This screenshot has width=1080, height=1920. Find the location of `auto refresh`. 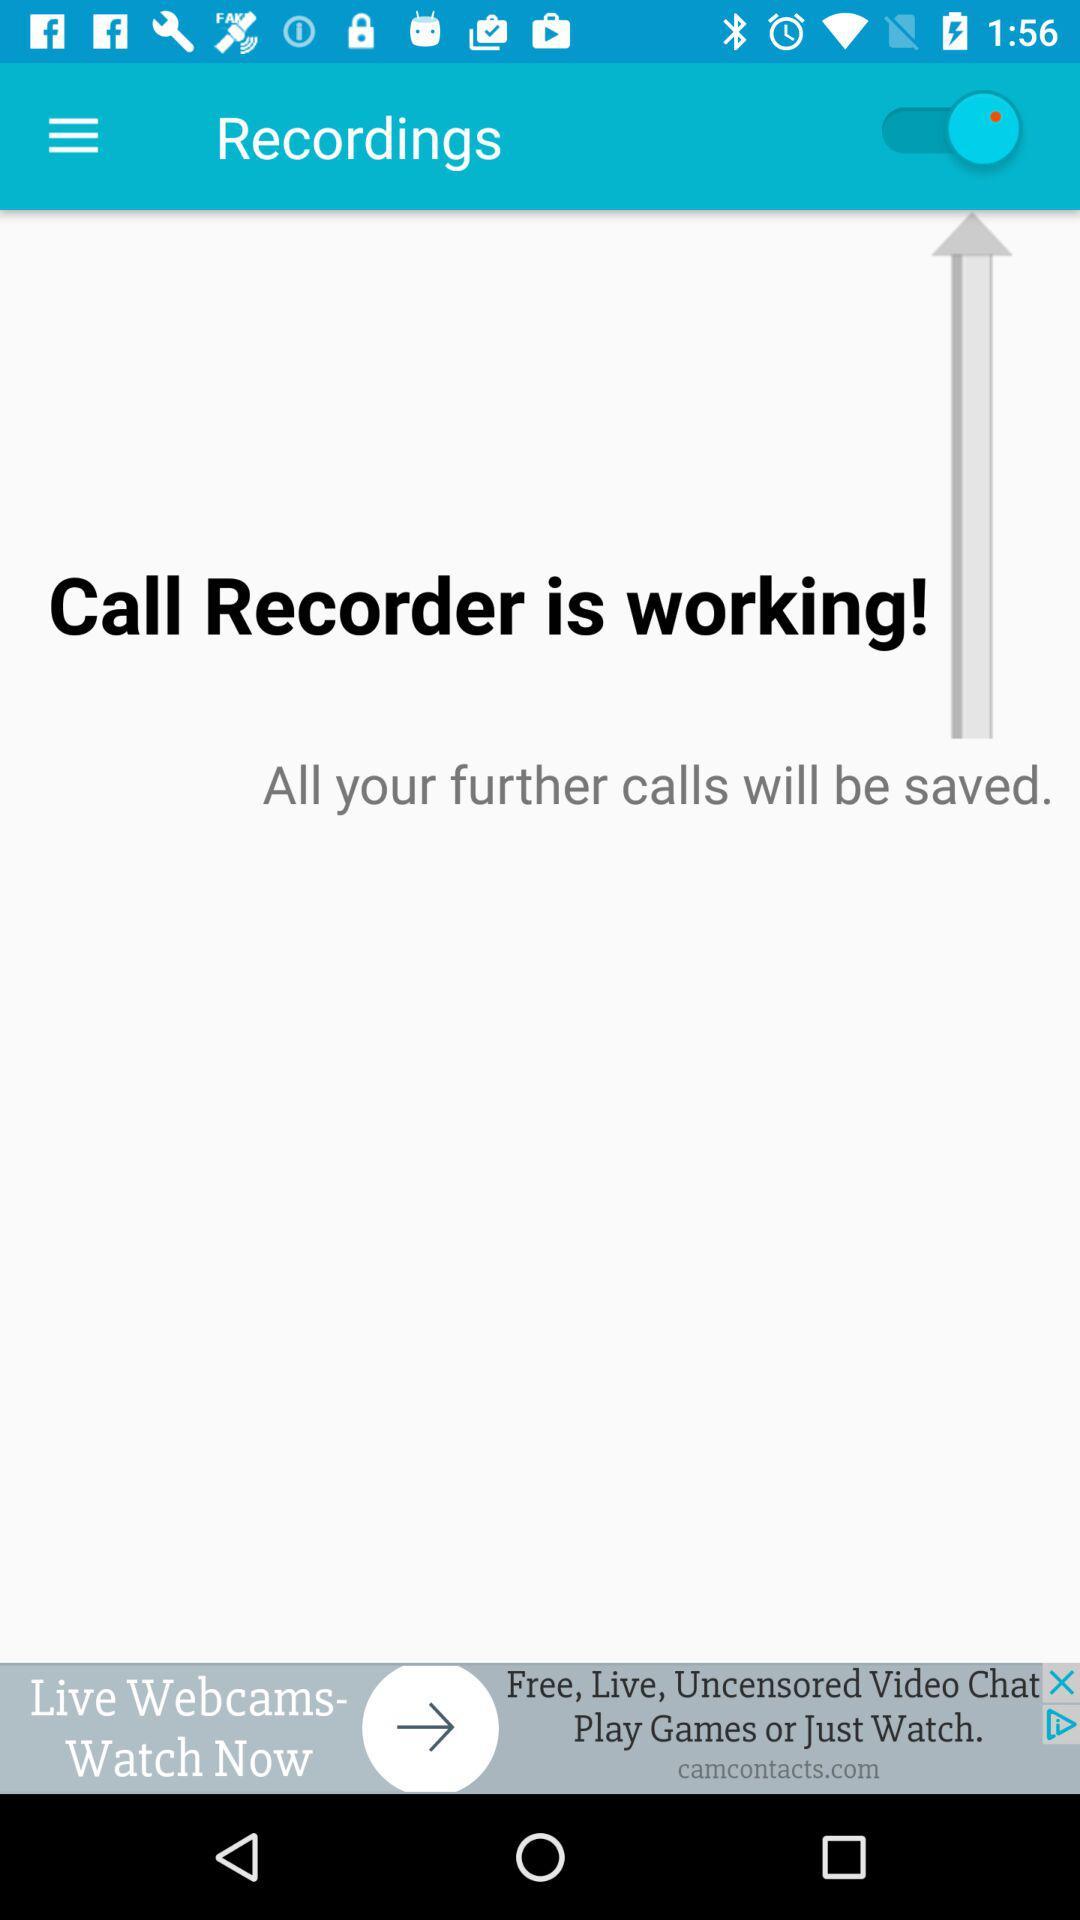

auto refresh is located at coordinates (948, 135).